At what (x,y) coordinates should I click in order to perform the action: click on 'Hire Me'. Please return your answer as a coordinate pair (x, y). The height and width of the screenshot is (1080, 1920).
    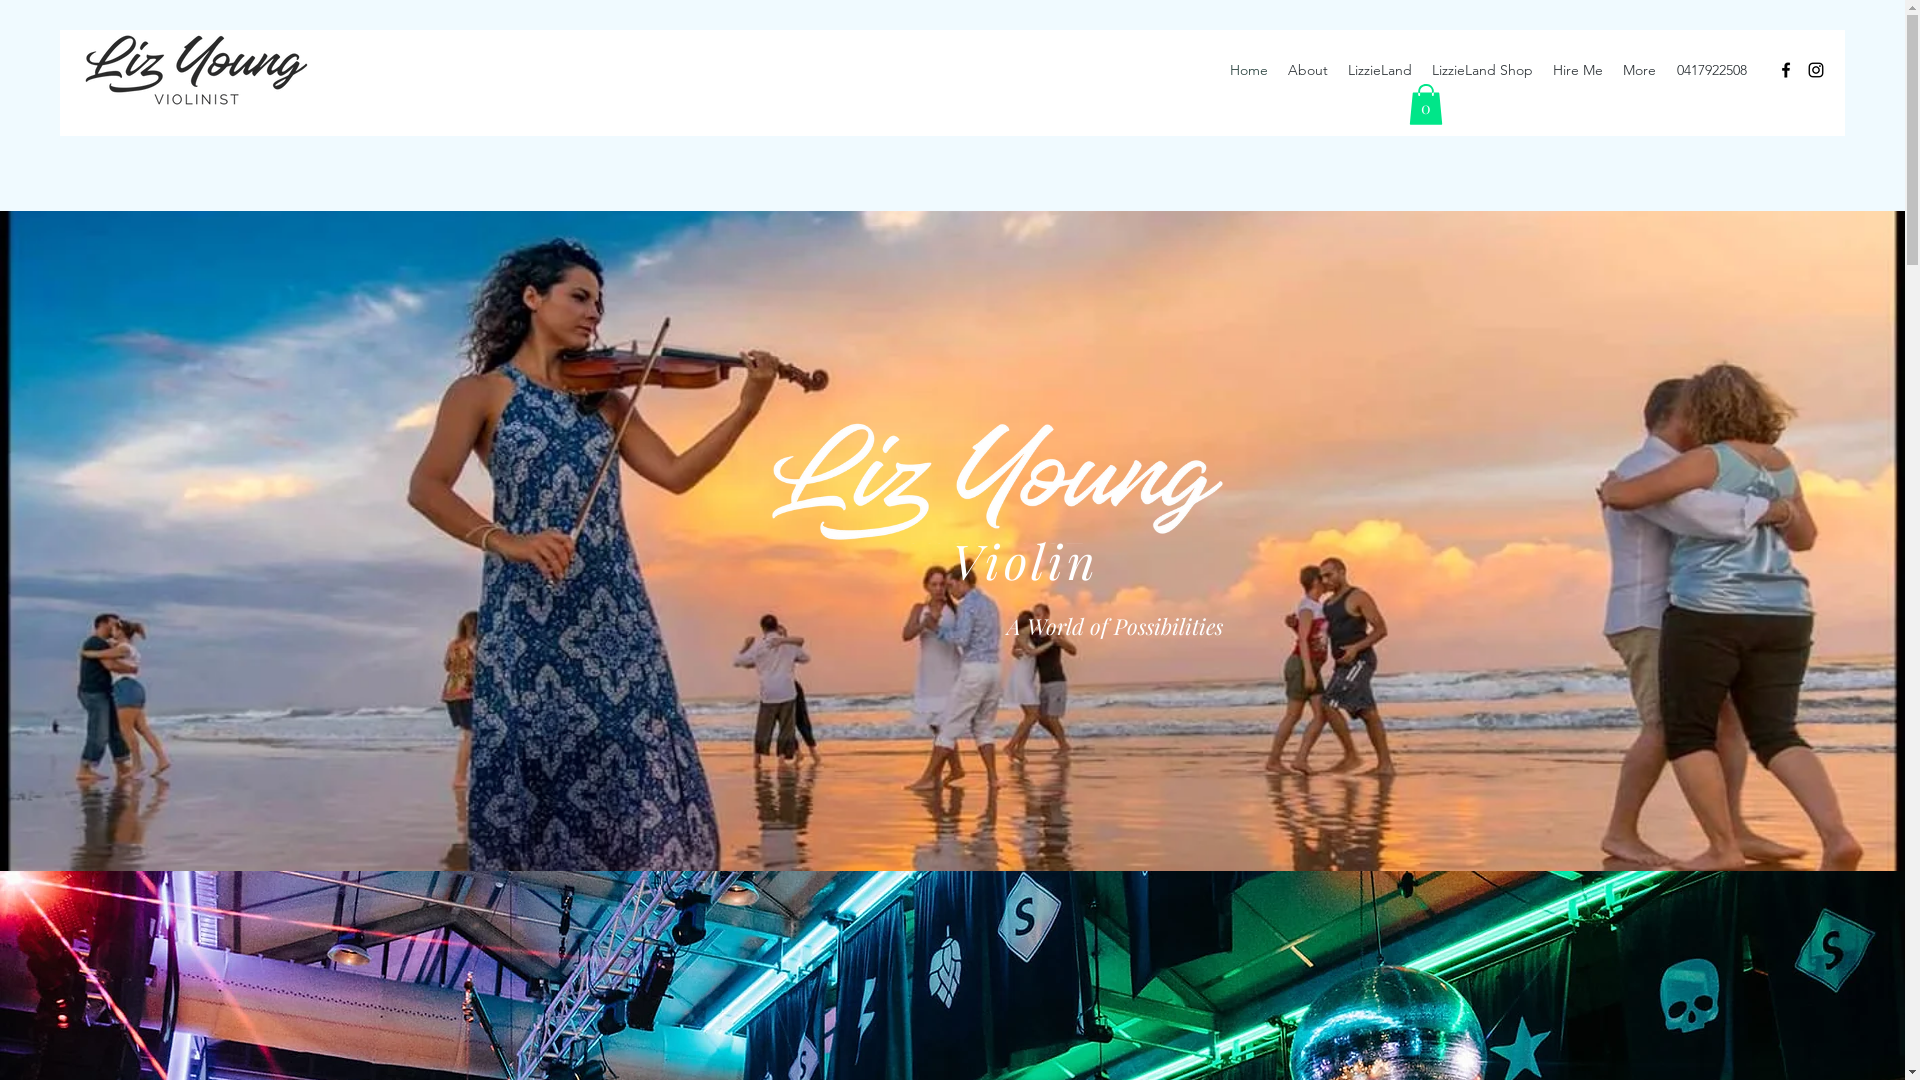
    Looking at the image, I should click on (1577, 68).